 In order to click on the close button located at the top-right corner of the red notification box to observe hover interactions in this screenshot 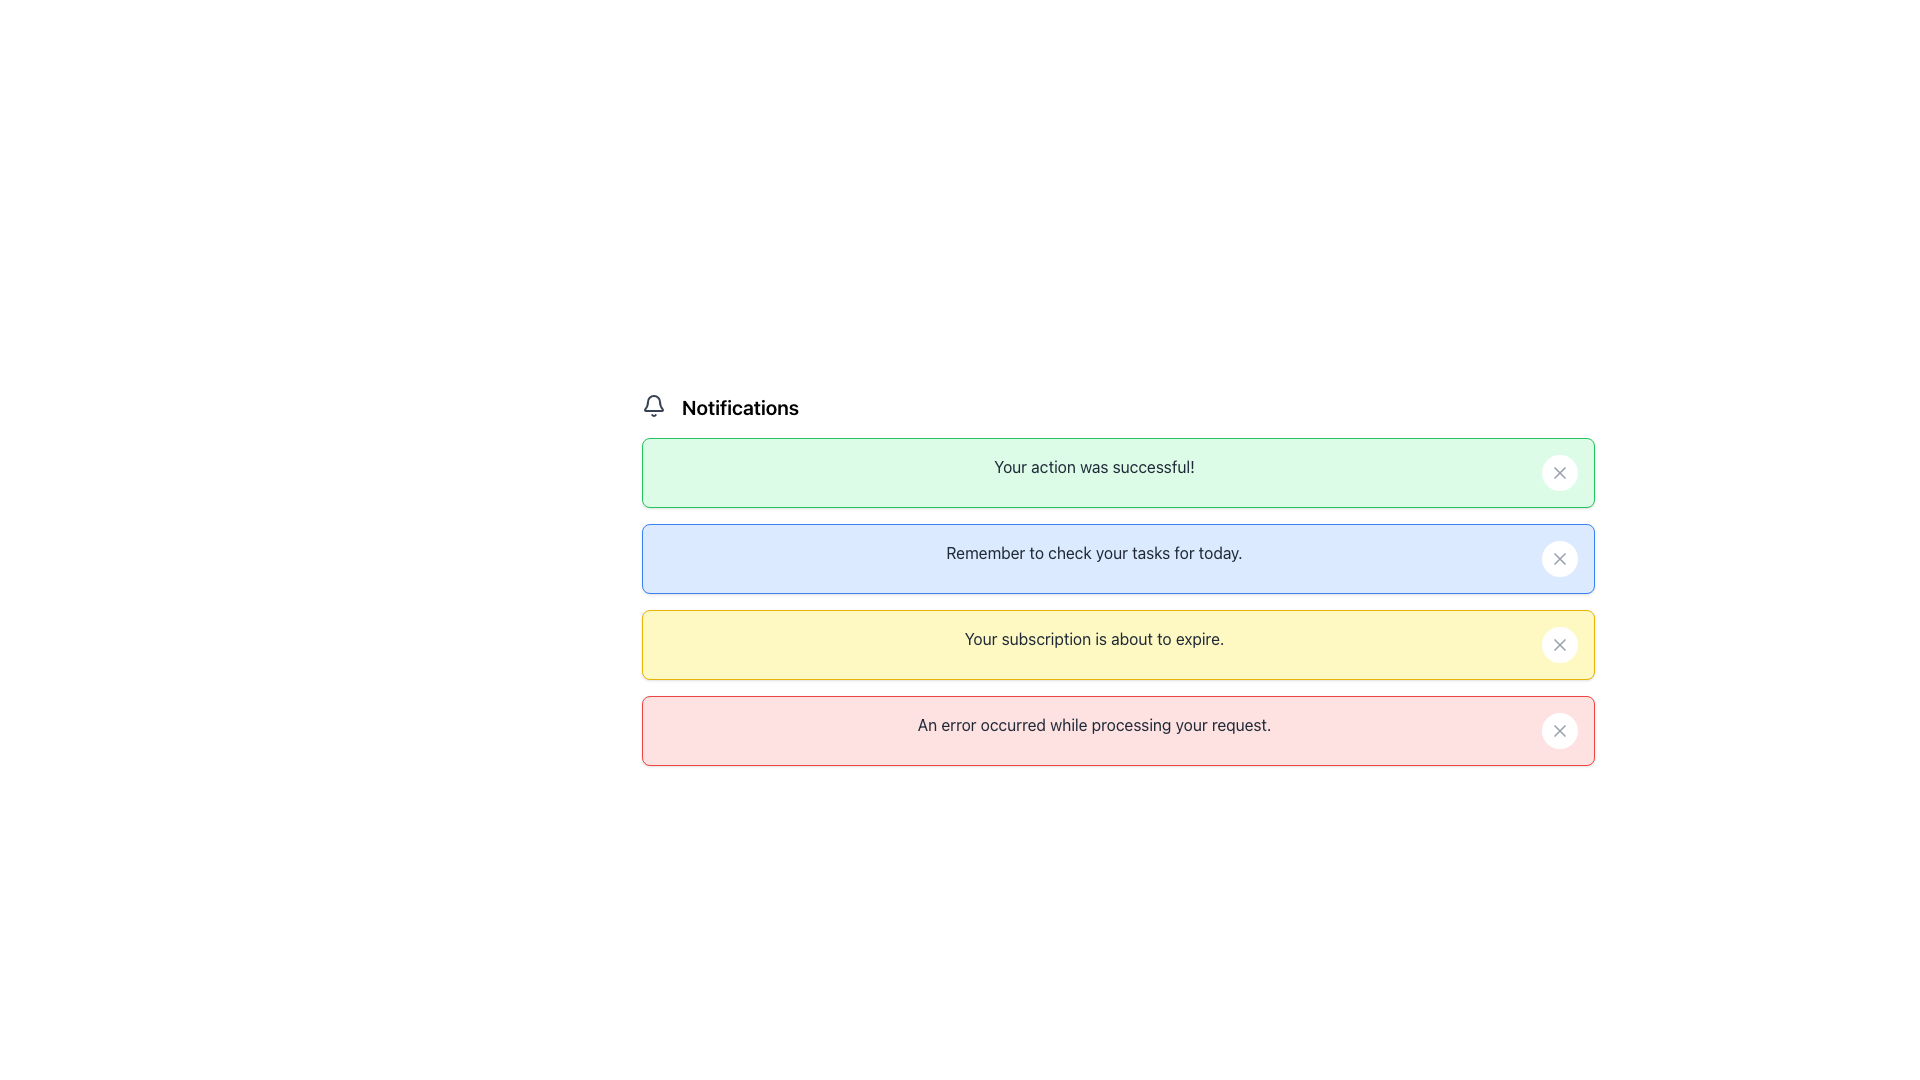, I will do `click(1559, 731)`.